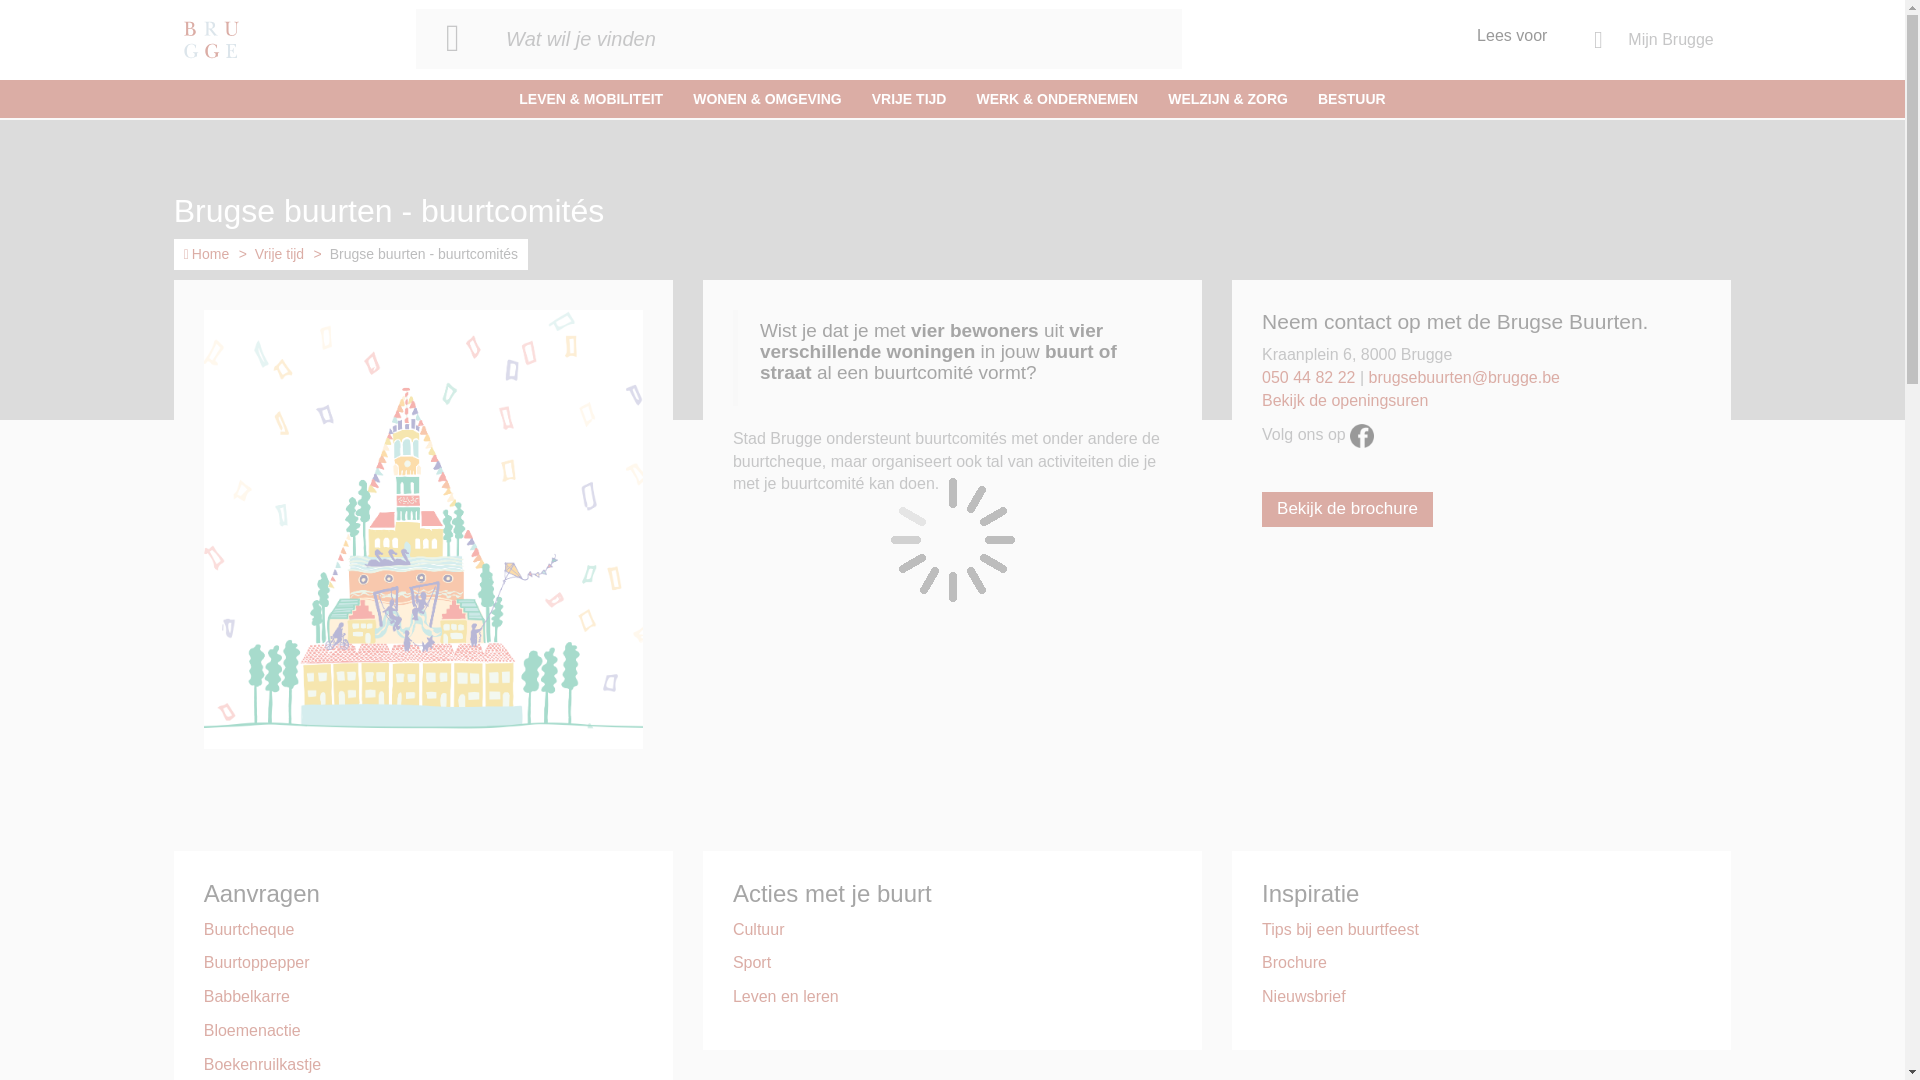  I want to click on 'Lees voor', so click(1516, 24).